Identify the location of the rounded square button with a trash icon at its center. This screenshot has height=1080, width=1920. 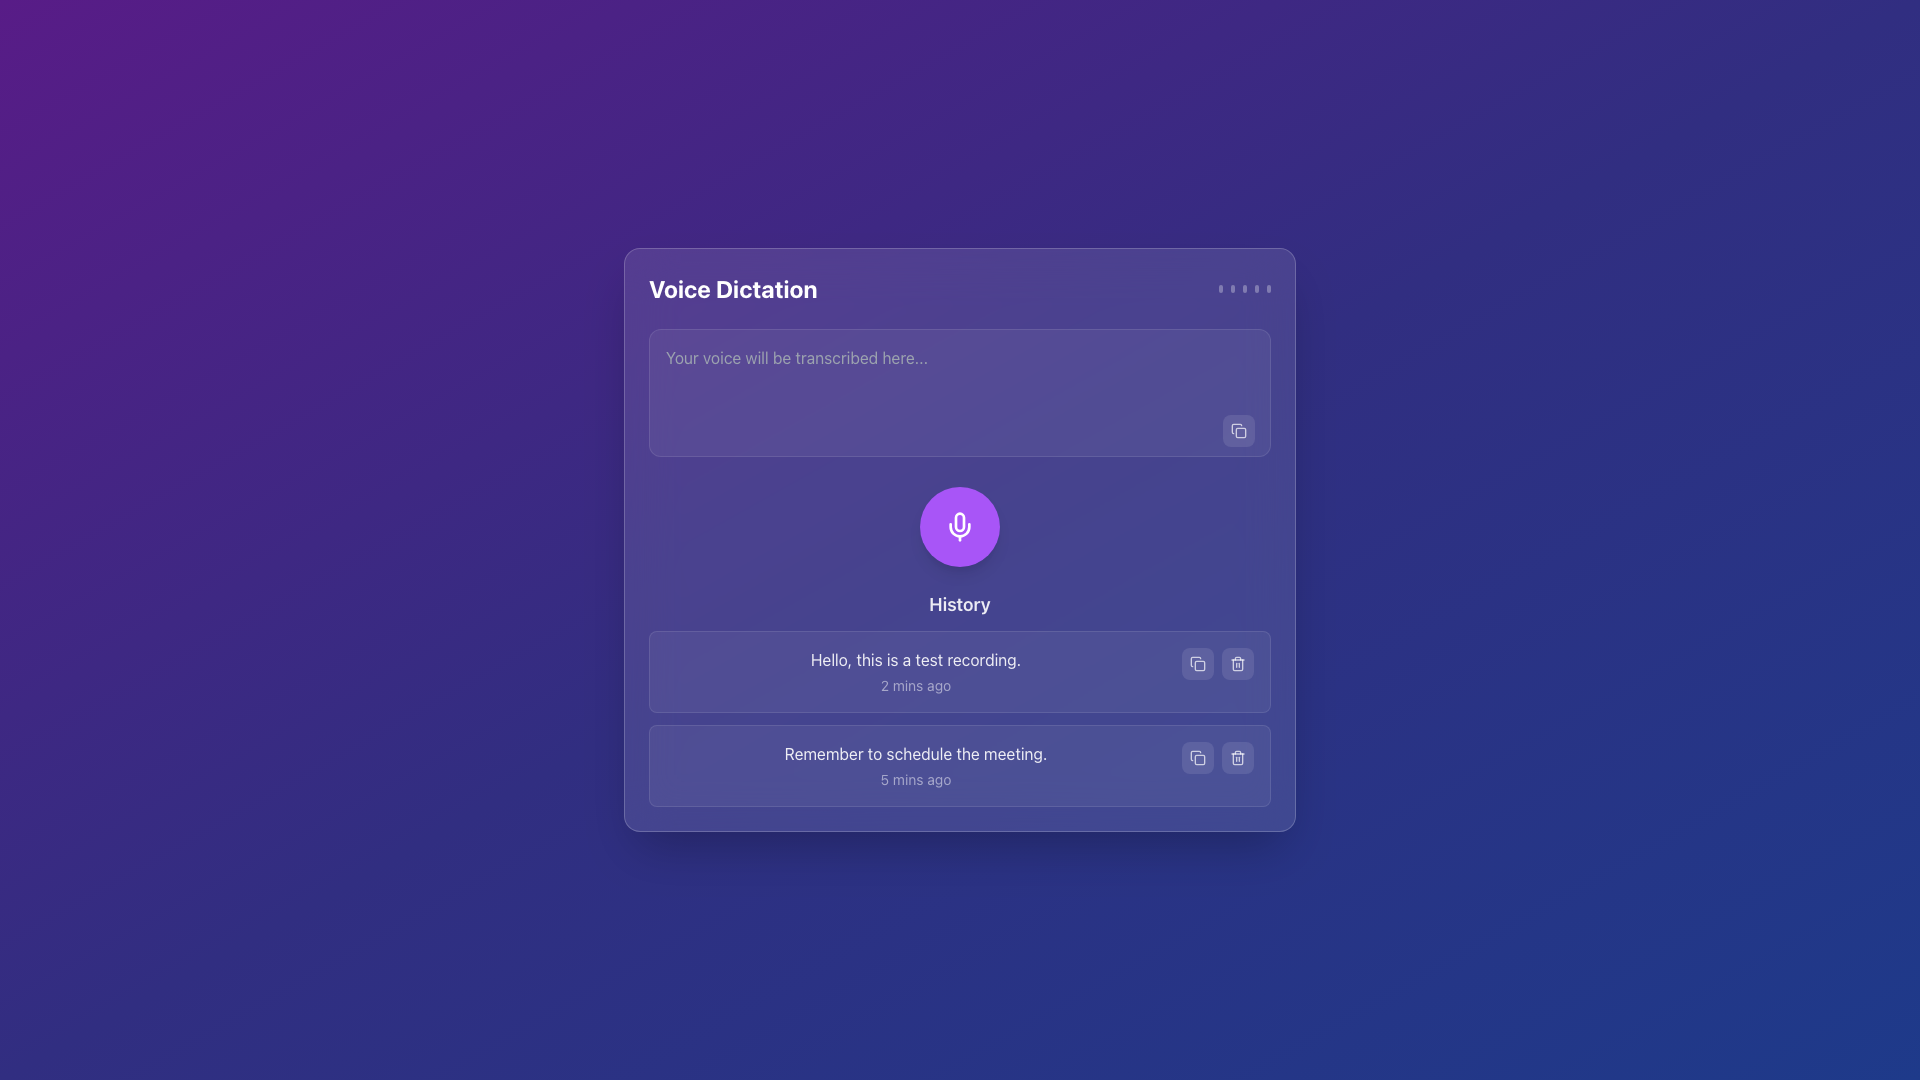
(1237, 758).